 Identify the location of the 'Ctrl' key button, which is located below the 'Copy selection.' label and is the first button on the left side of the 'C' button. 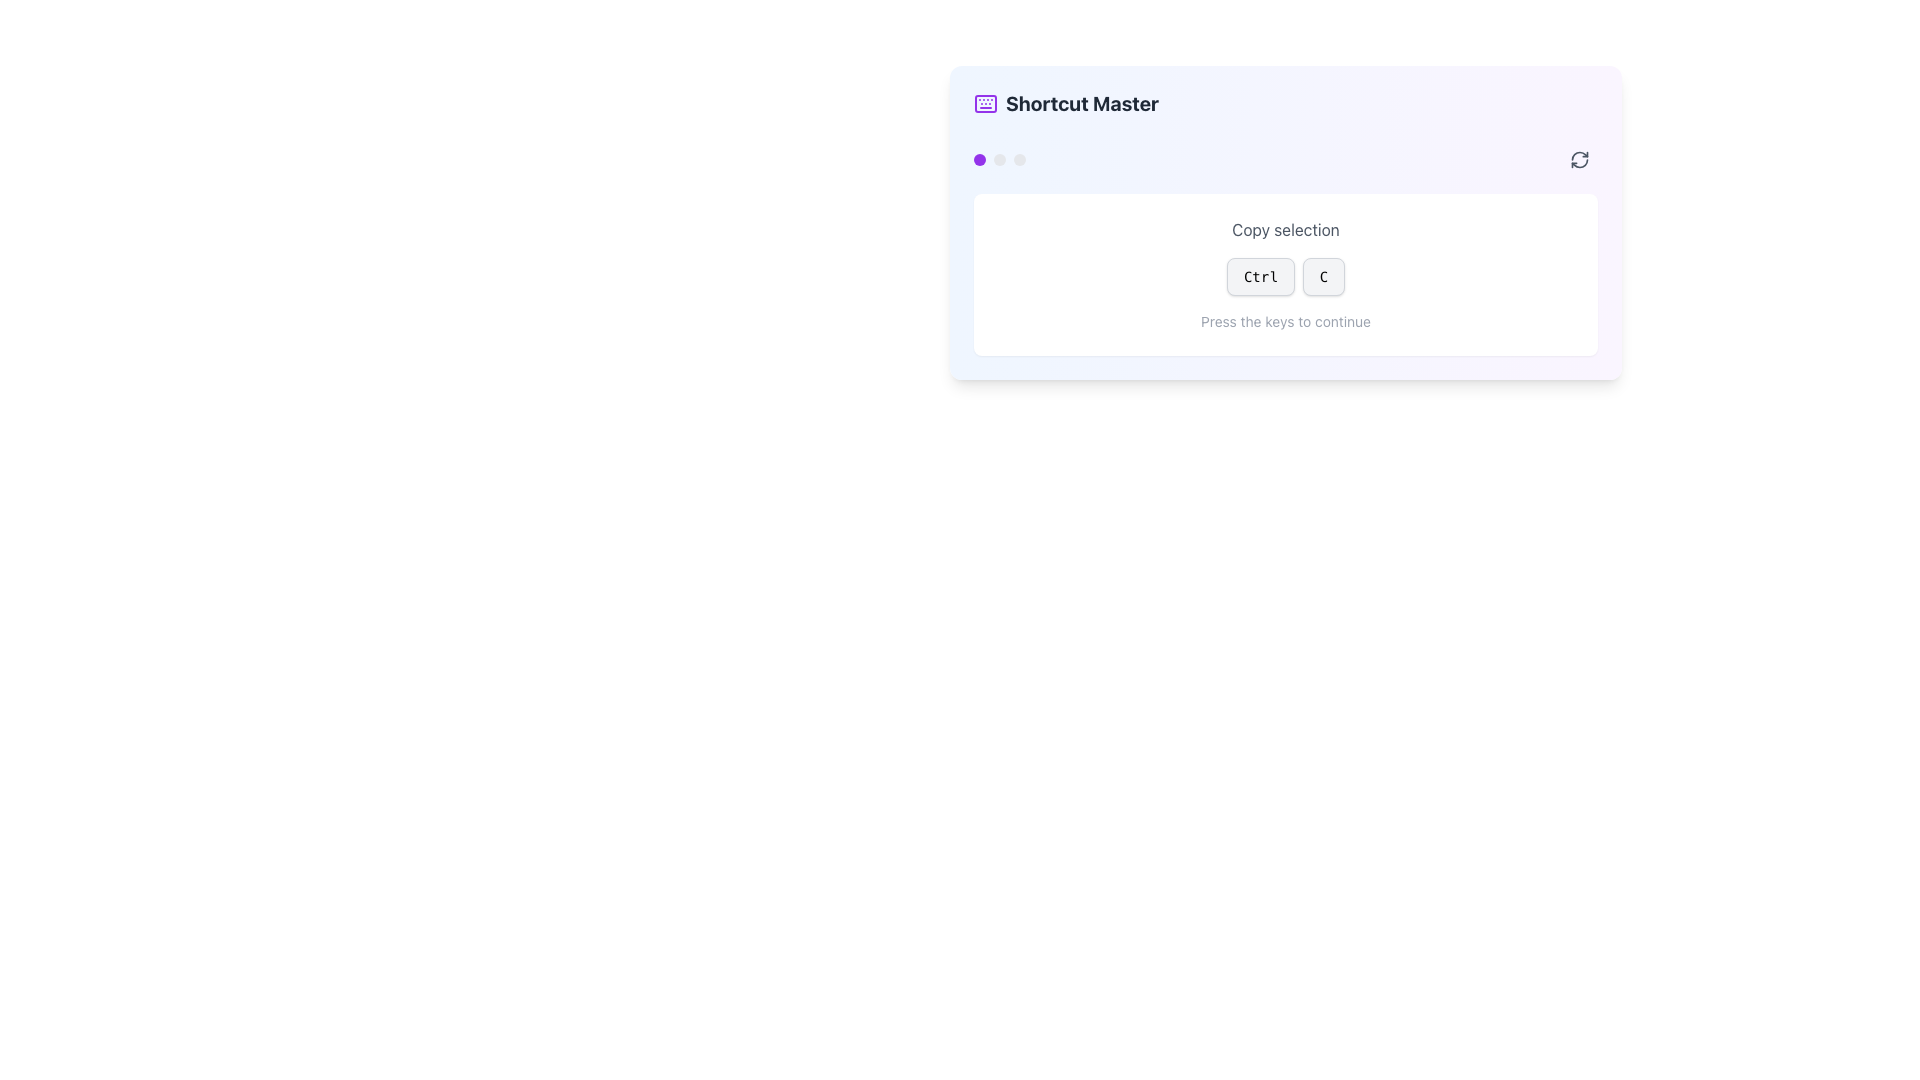
(1259, 277).